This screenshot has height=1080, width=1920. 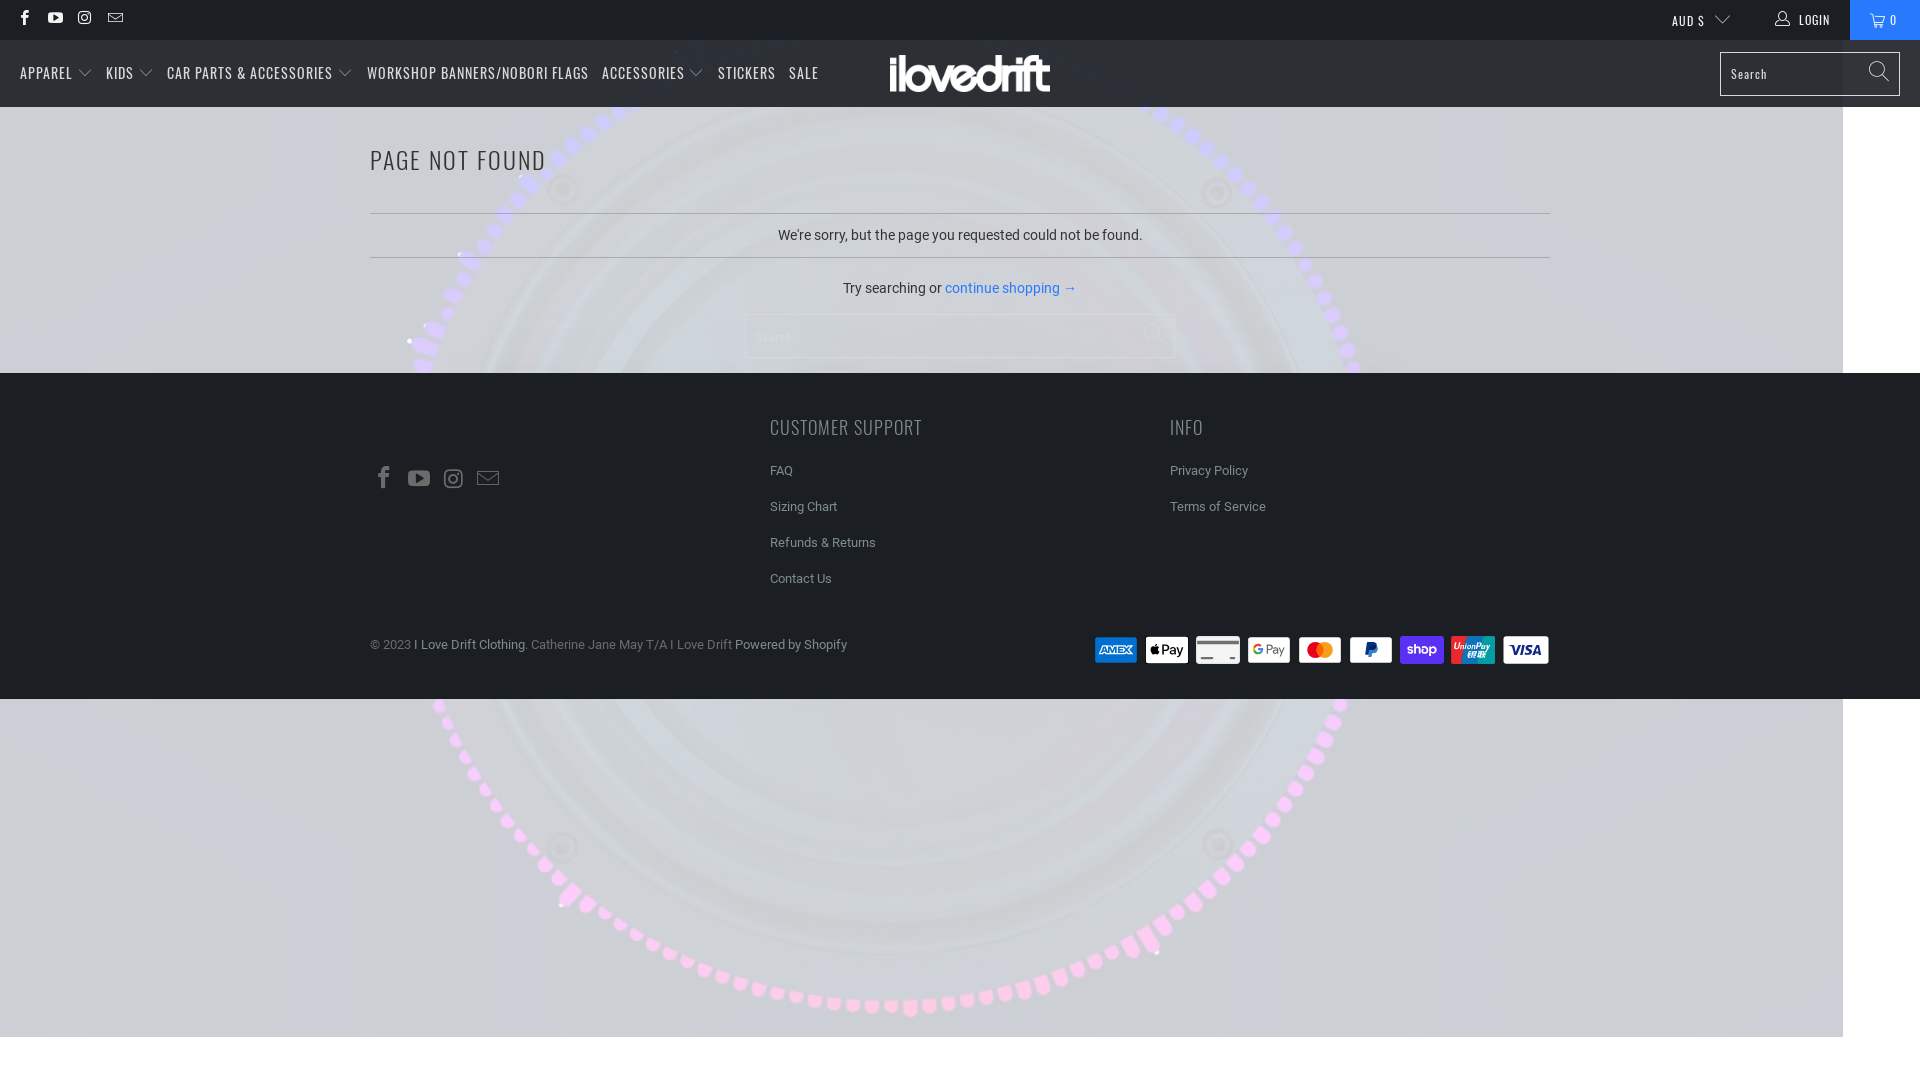 I want to click on 'CAR PARTS & ACCESSORIES', so click(x=258, y=72).